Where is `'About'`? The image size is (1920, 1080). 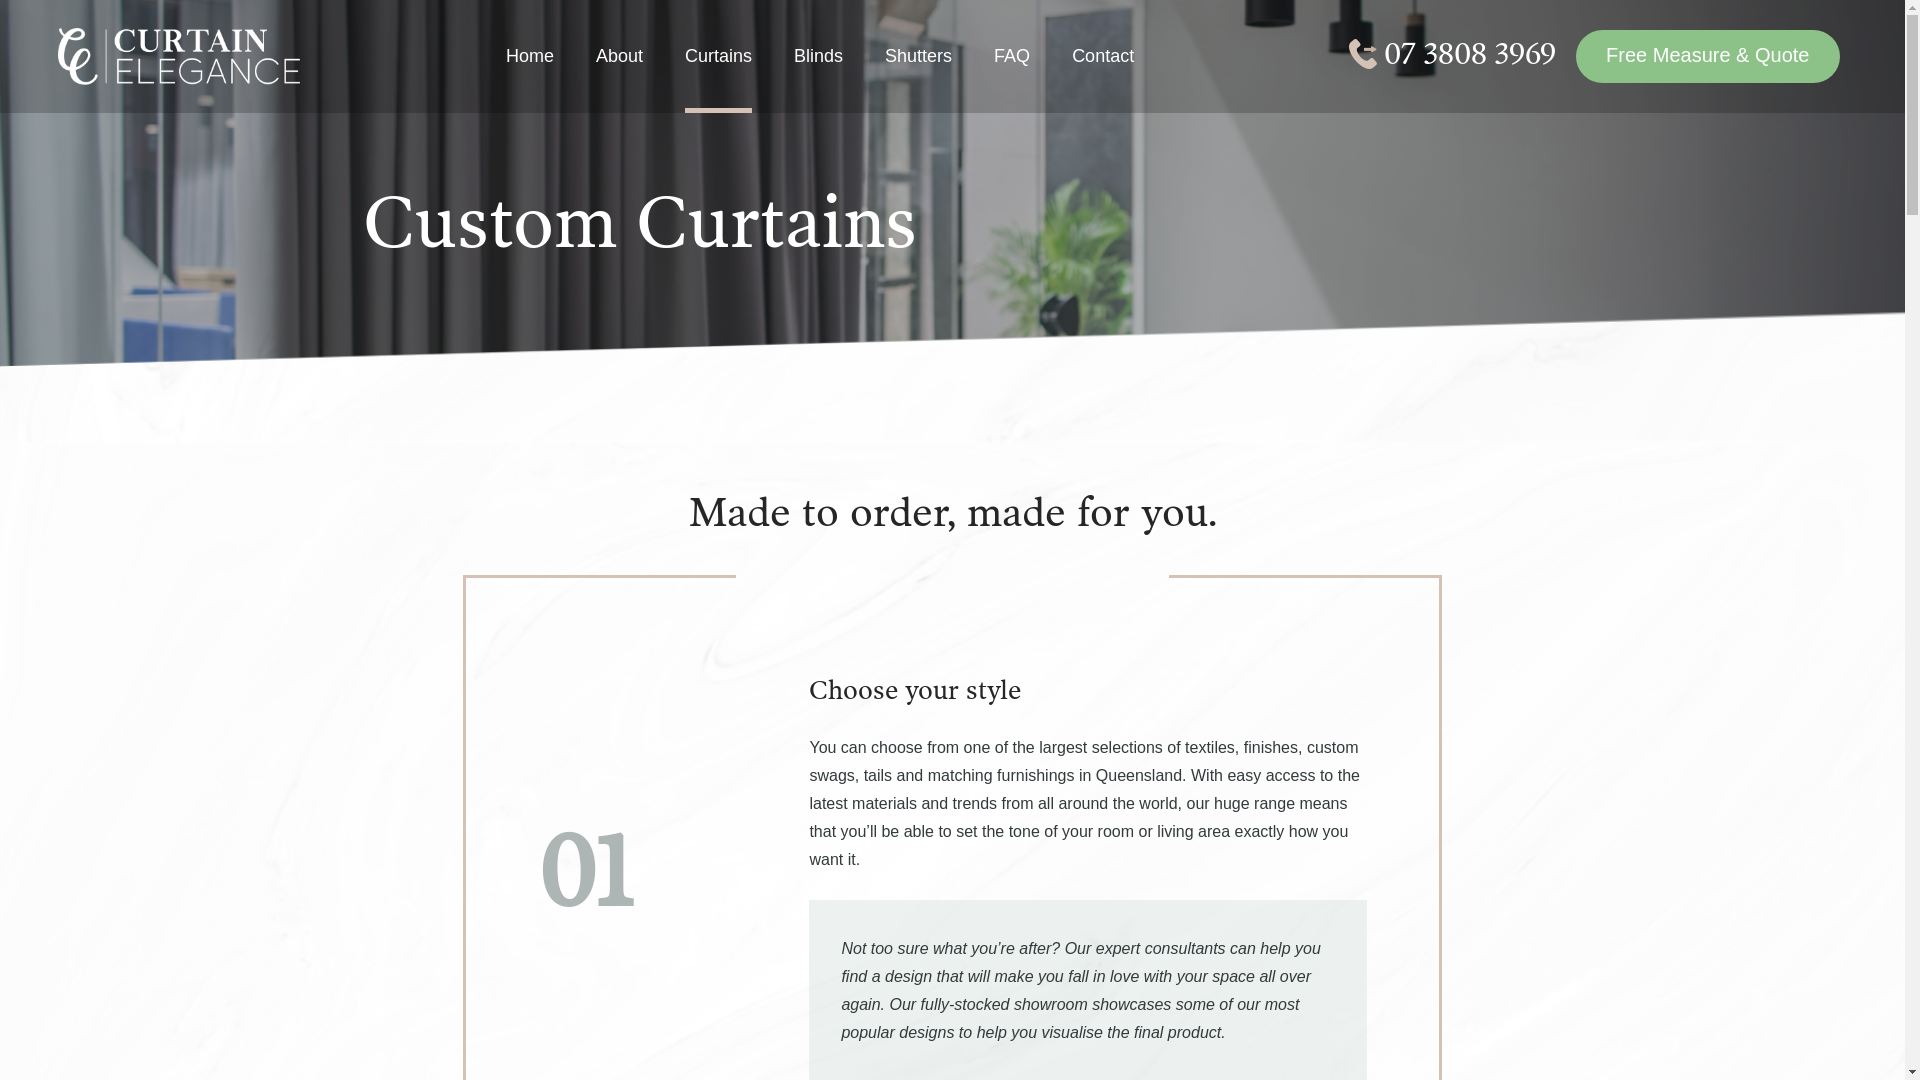 'About' is located at coordinates (618, 76).